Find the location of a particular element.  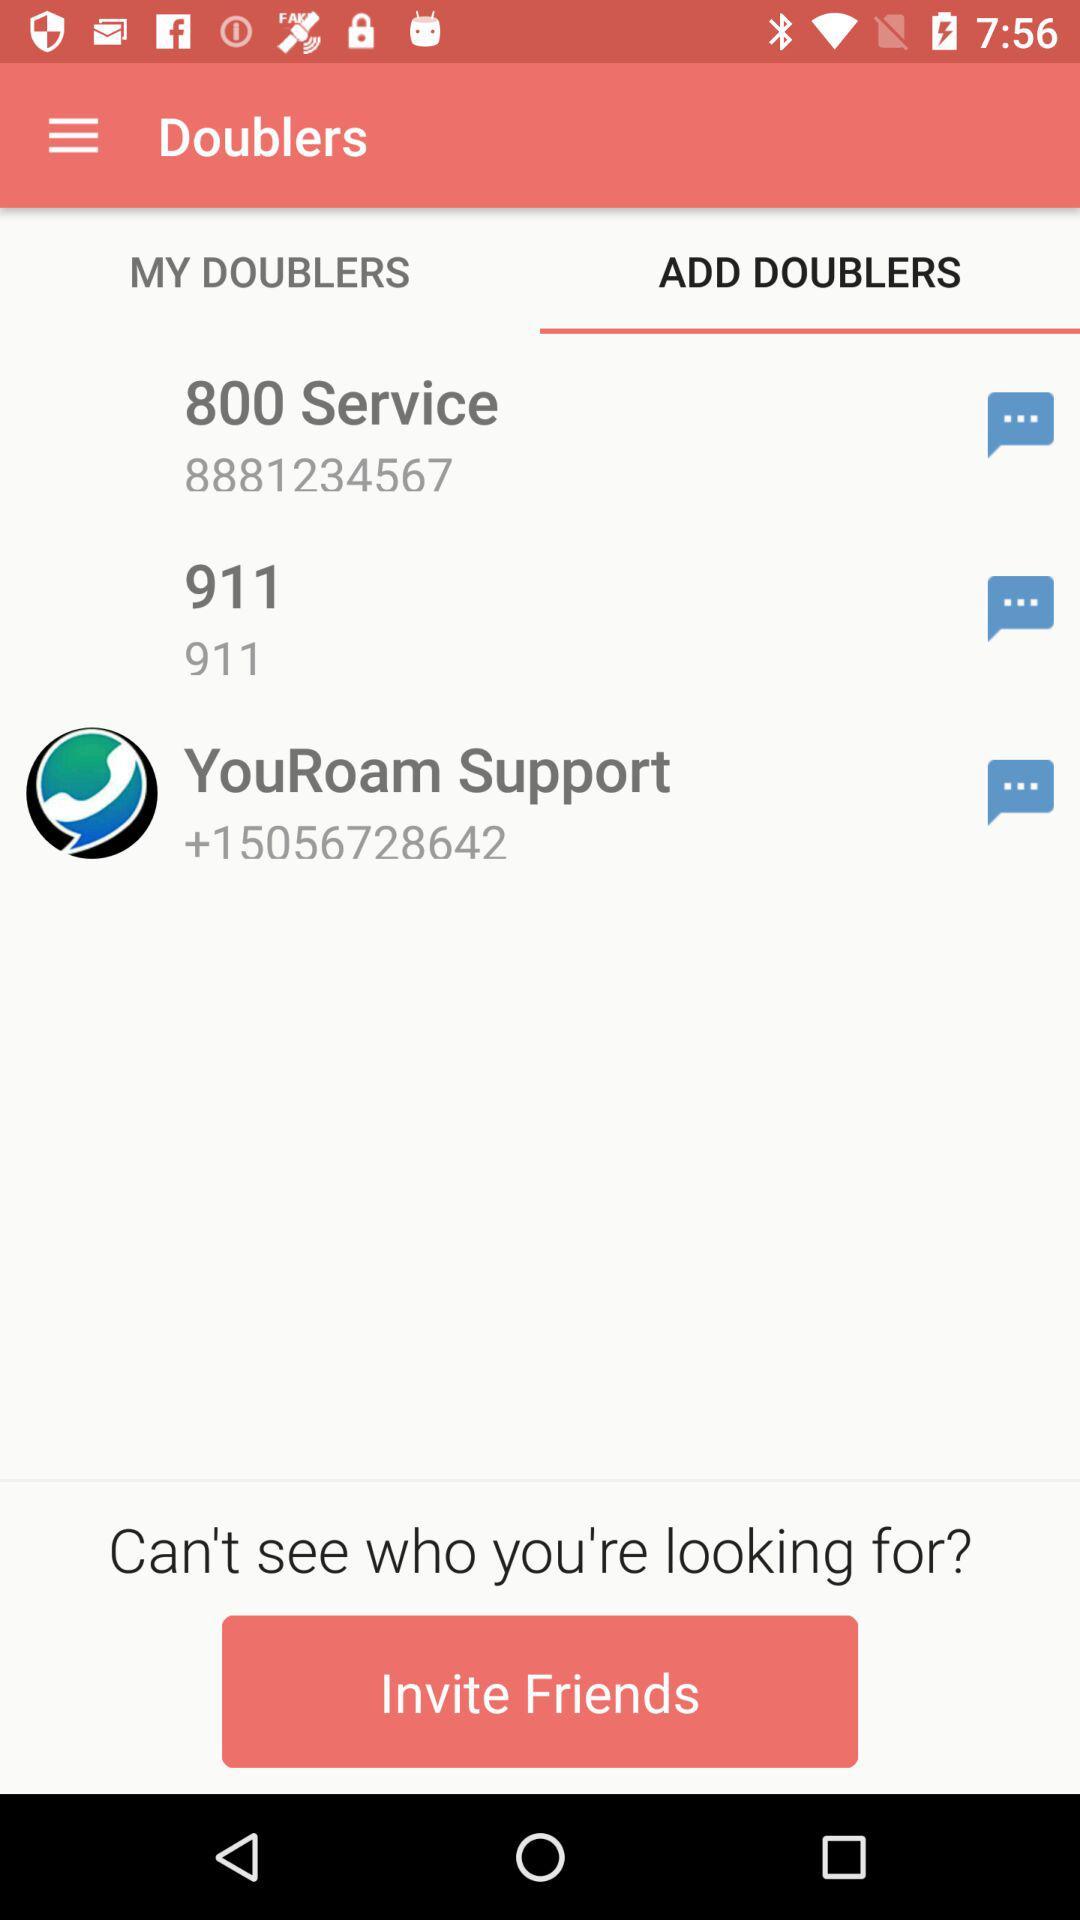

share the article is located at coordinates (1020, 424).